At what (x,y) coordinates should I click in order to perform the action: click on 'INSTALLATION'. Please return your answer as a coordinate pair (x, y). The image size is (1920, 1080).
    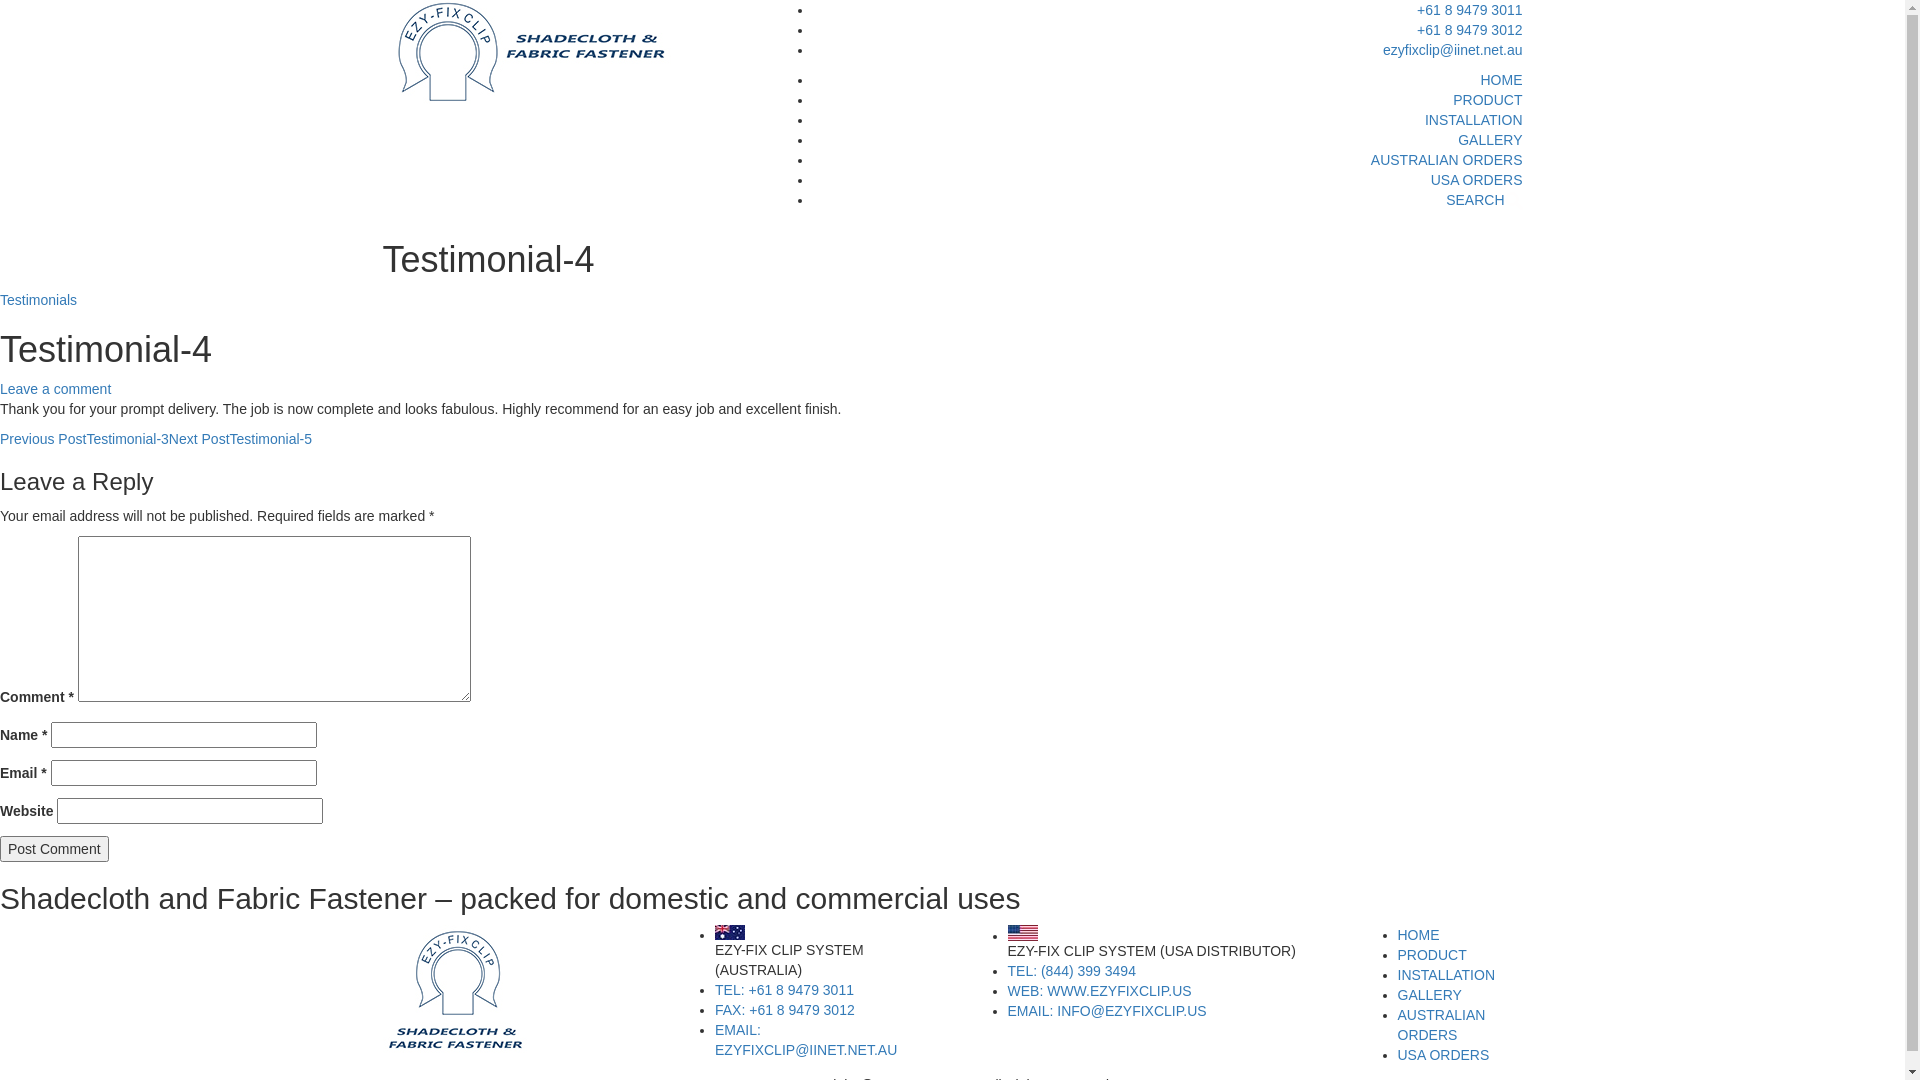
    Looking at the image, I should click on (1424, 119).